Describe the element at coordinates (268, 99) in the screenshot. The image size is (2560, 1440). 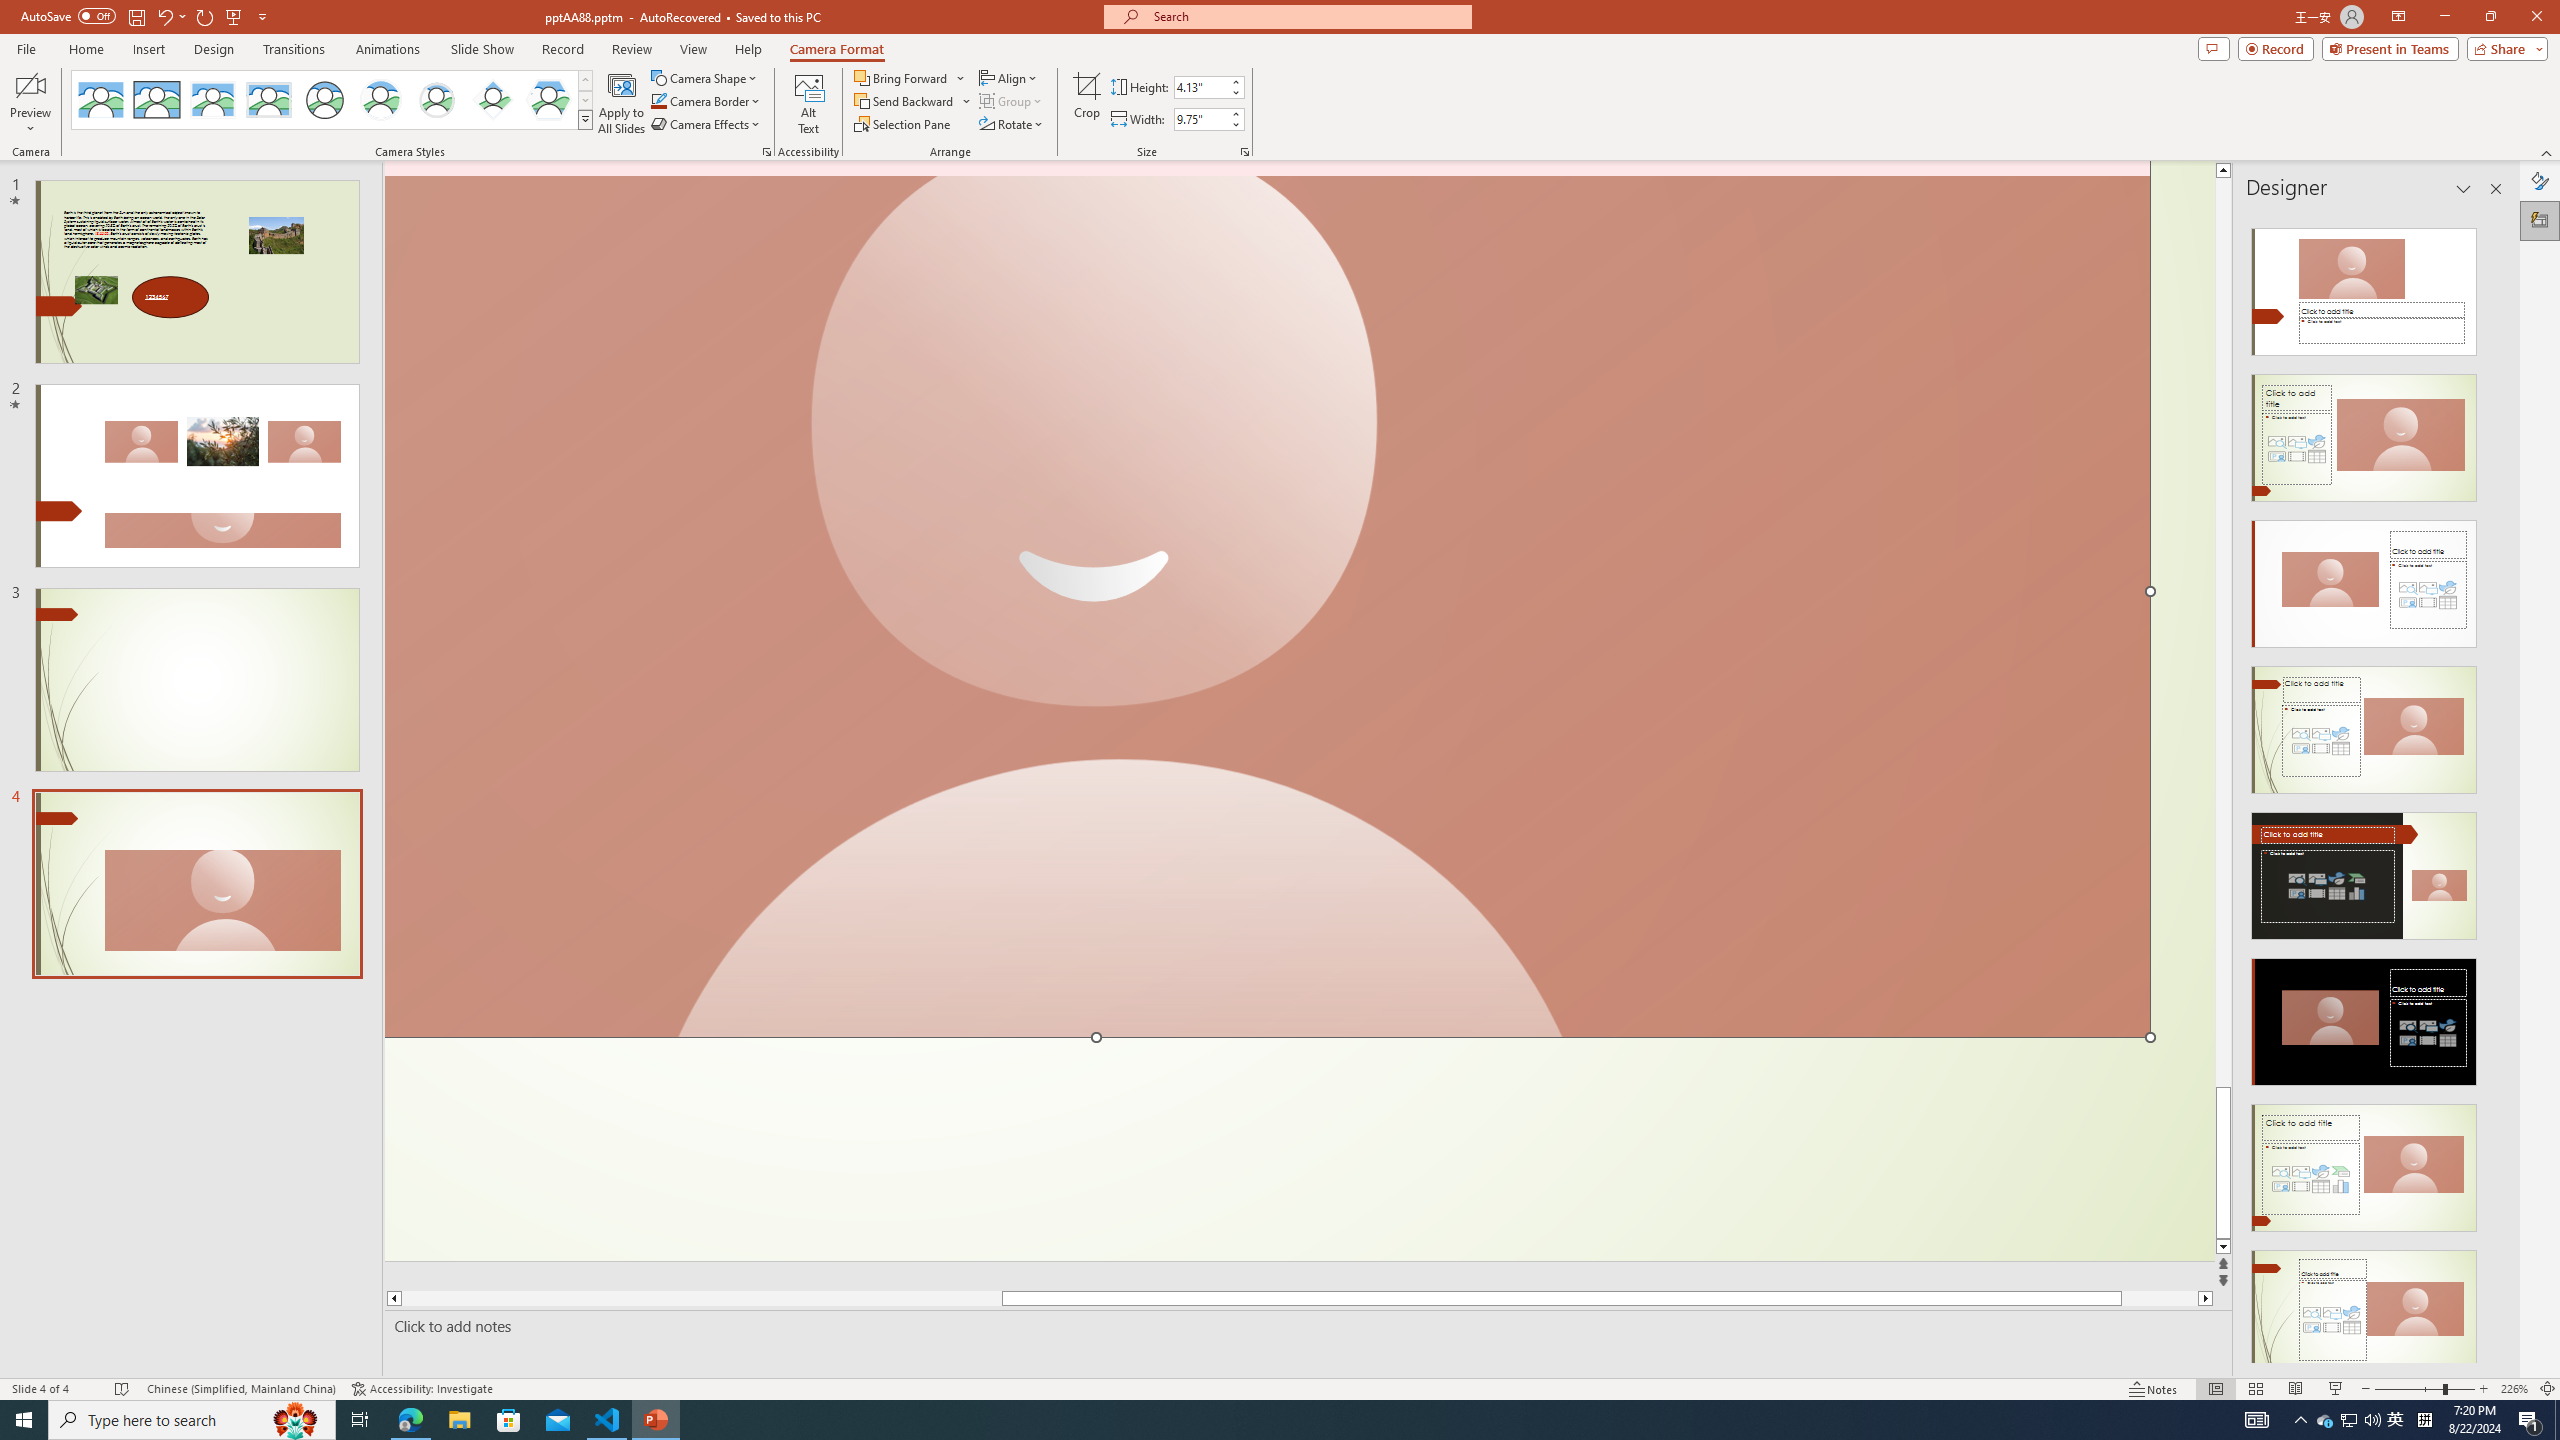
I see `'Soft Edge Rectangle'` at that location.